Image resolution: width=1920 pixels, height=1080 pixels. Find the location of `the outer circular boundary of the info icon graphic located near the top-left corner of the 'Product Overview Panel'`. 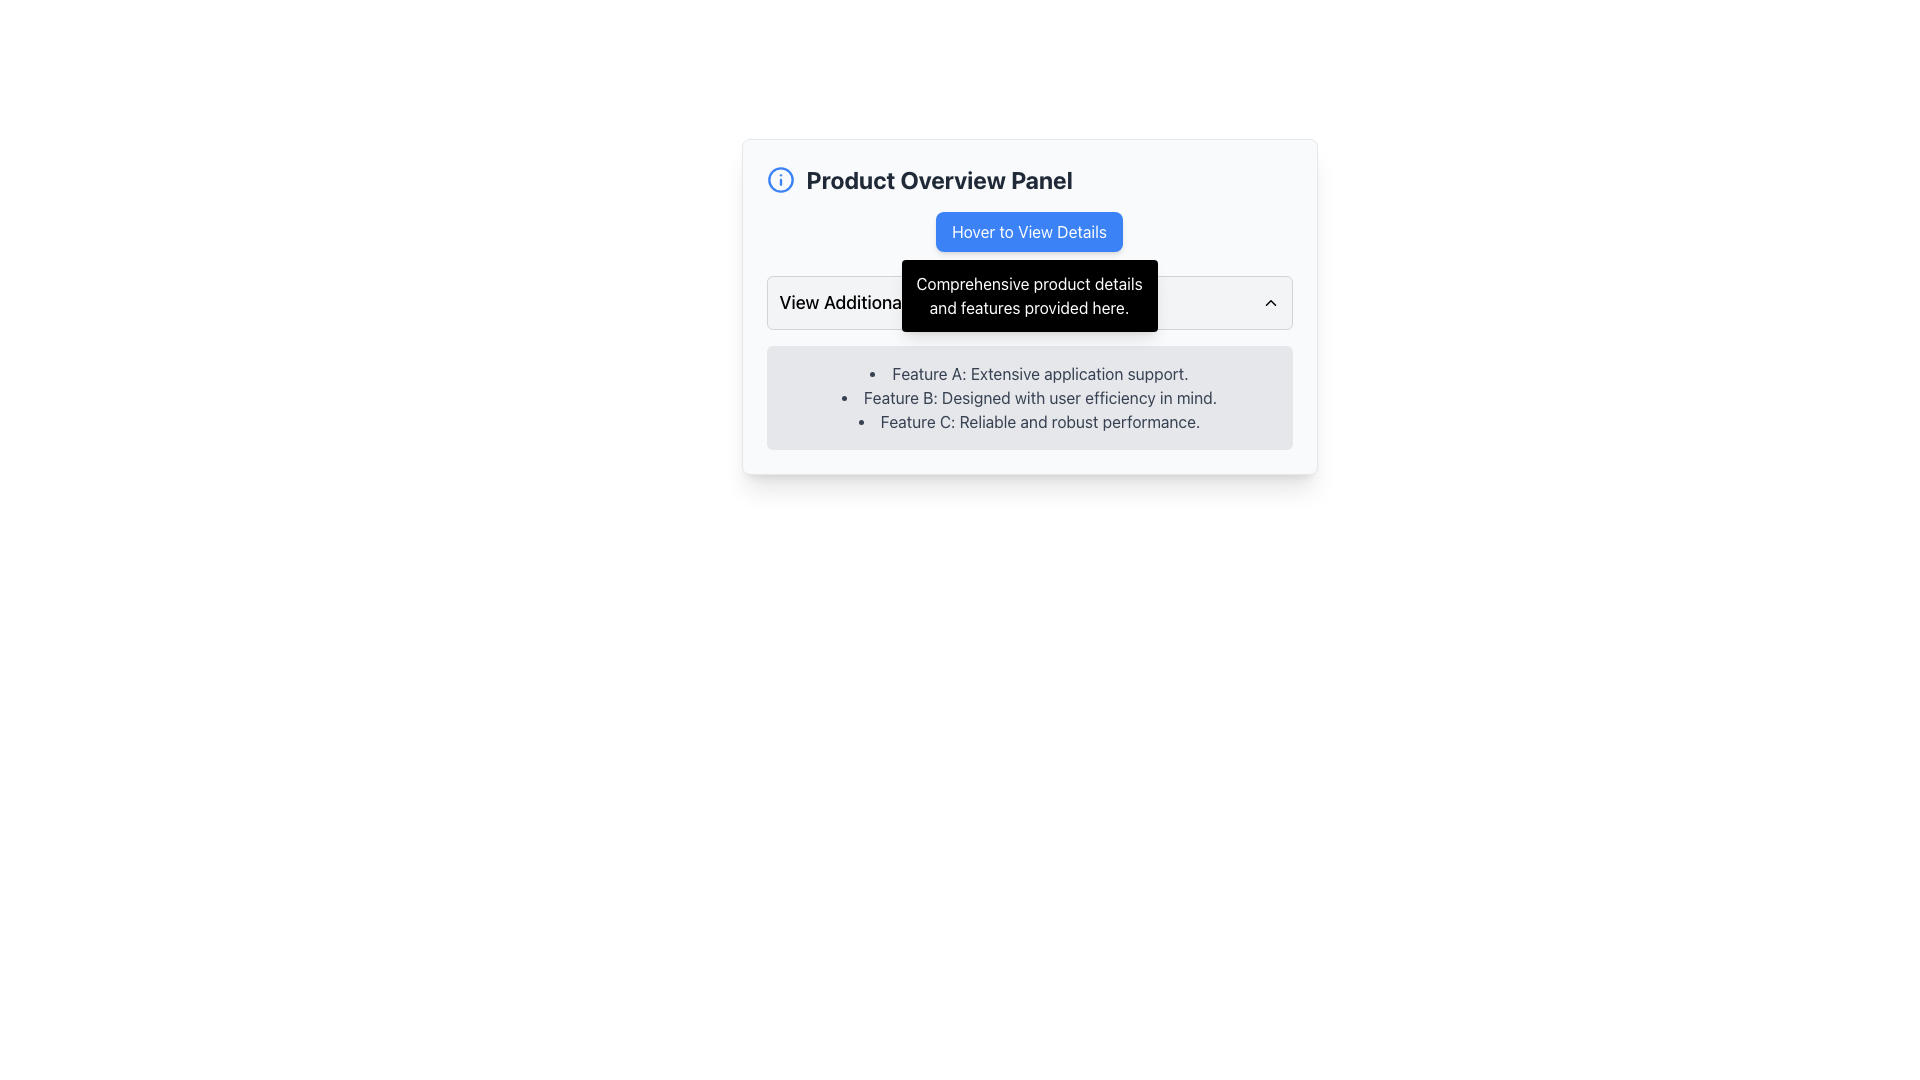

the outer circular boundary of the info icon graphic located near the top-left corner of the 'Product Overview Panel' is located at coordinates (779, 180).